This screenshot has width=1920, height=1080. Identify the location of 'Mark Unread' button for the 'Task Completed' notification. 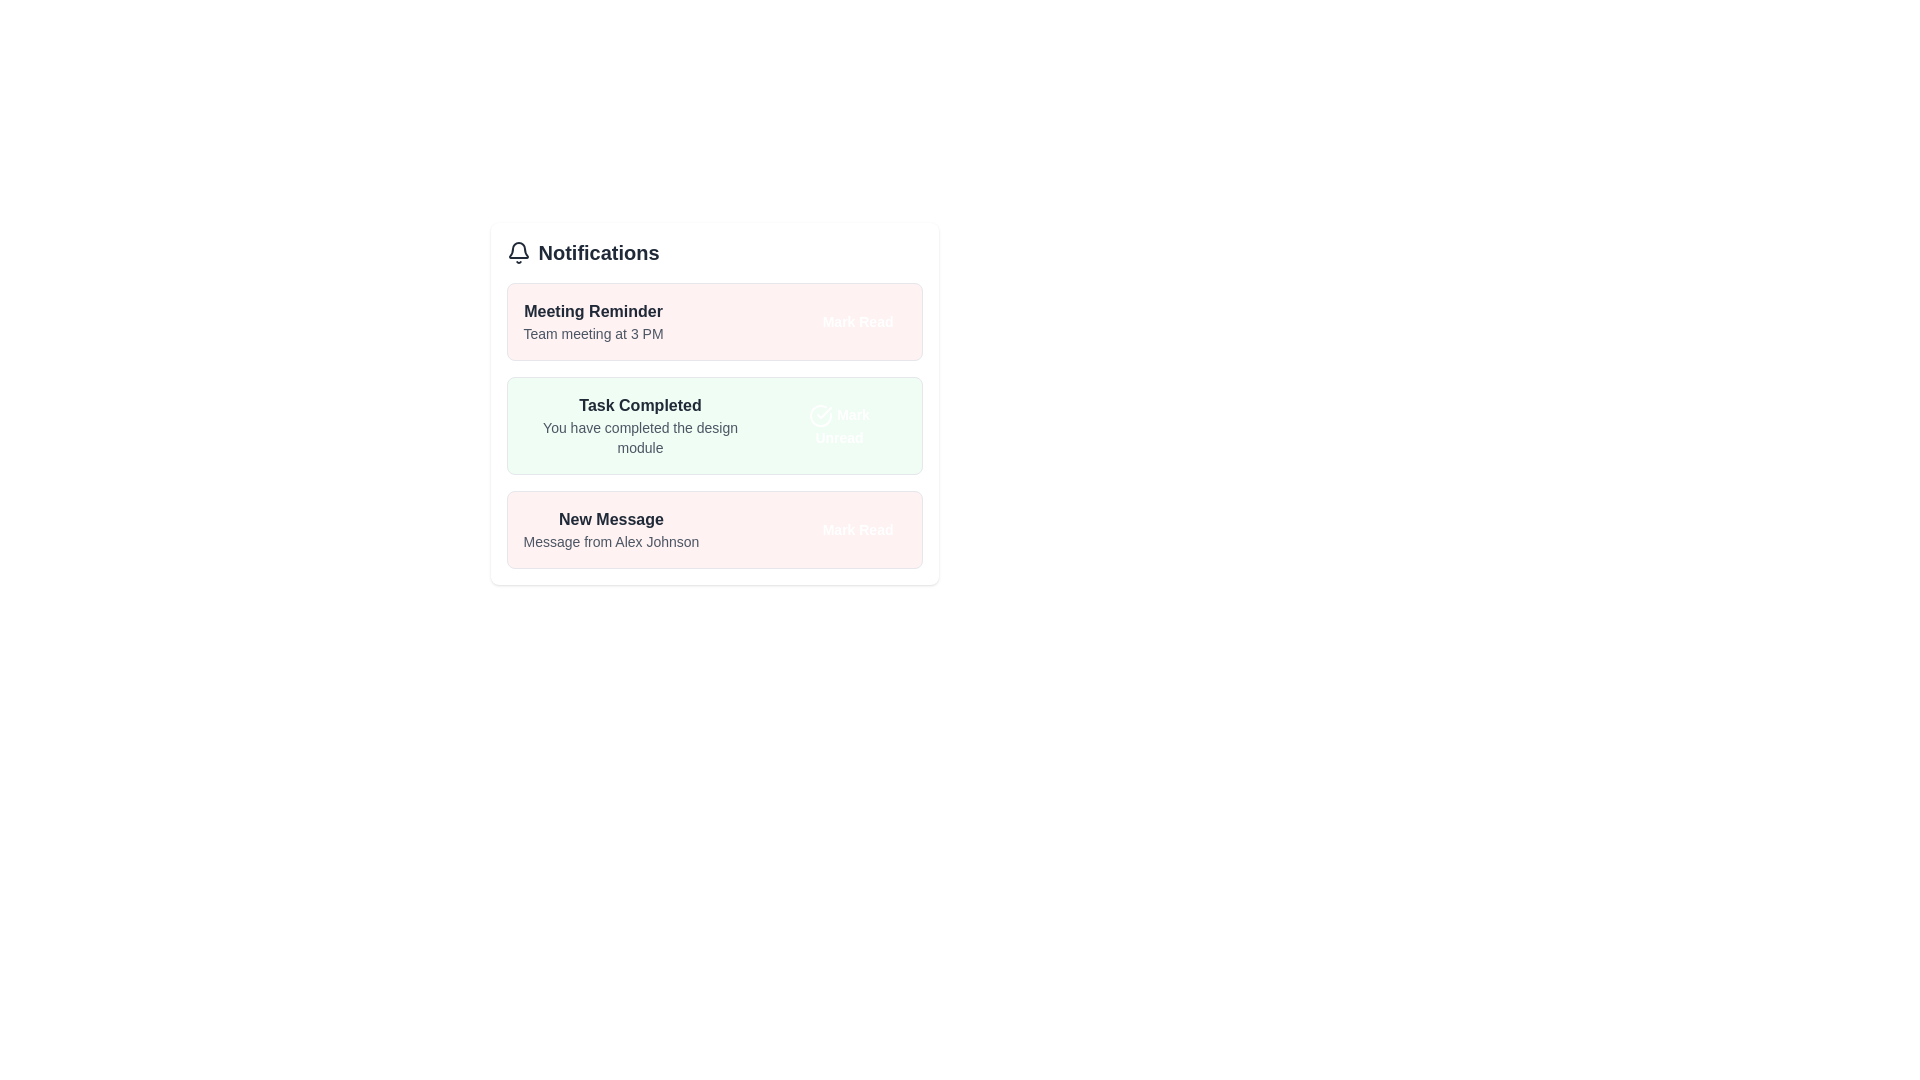
(839, 424).